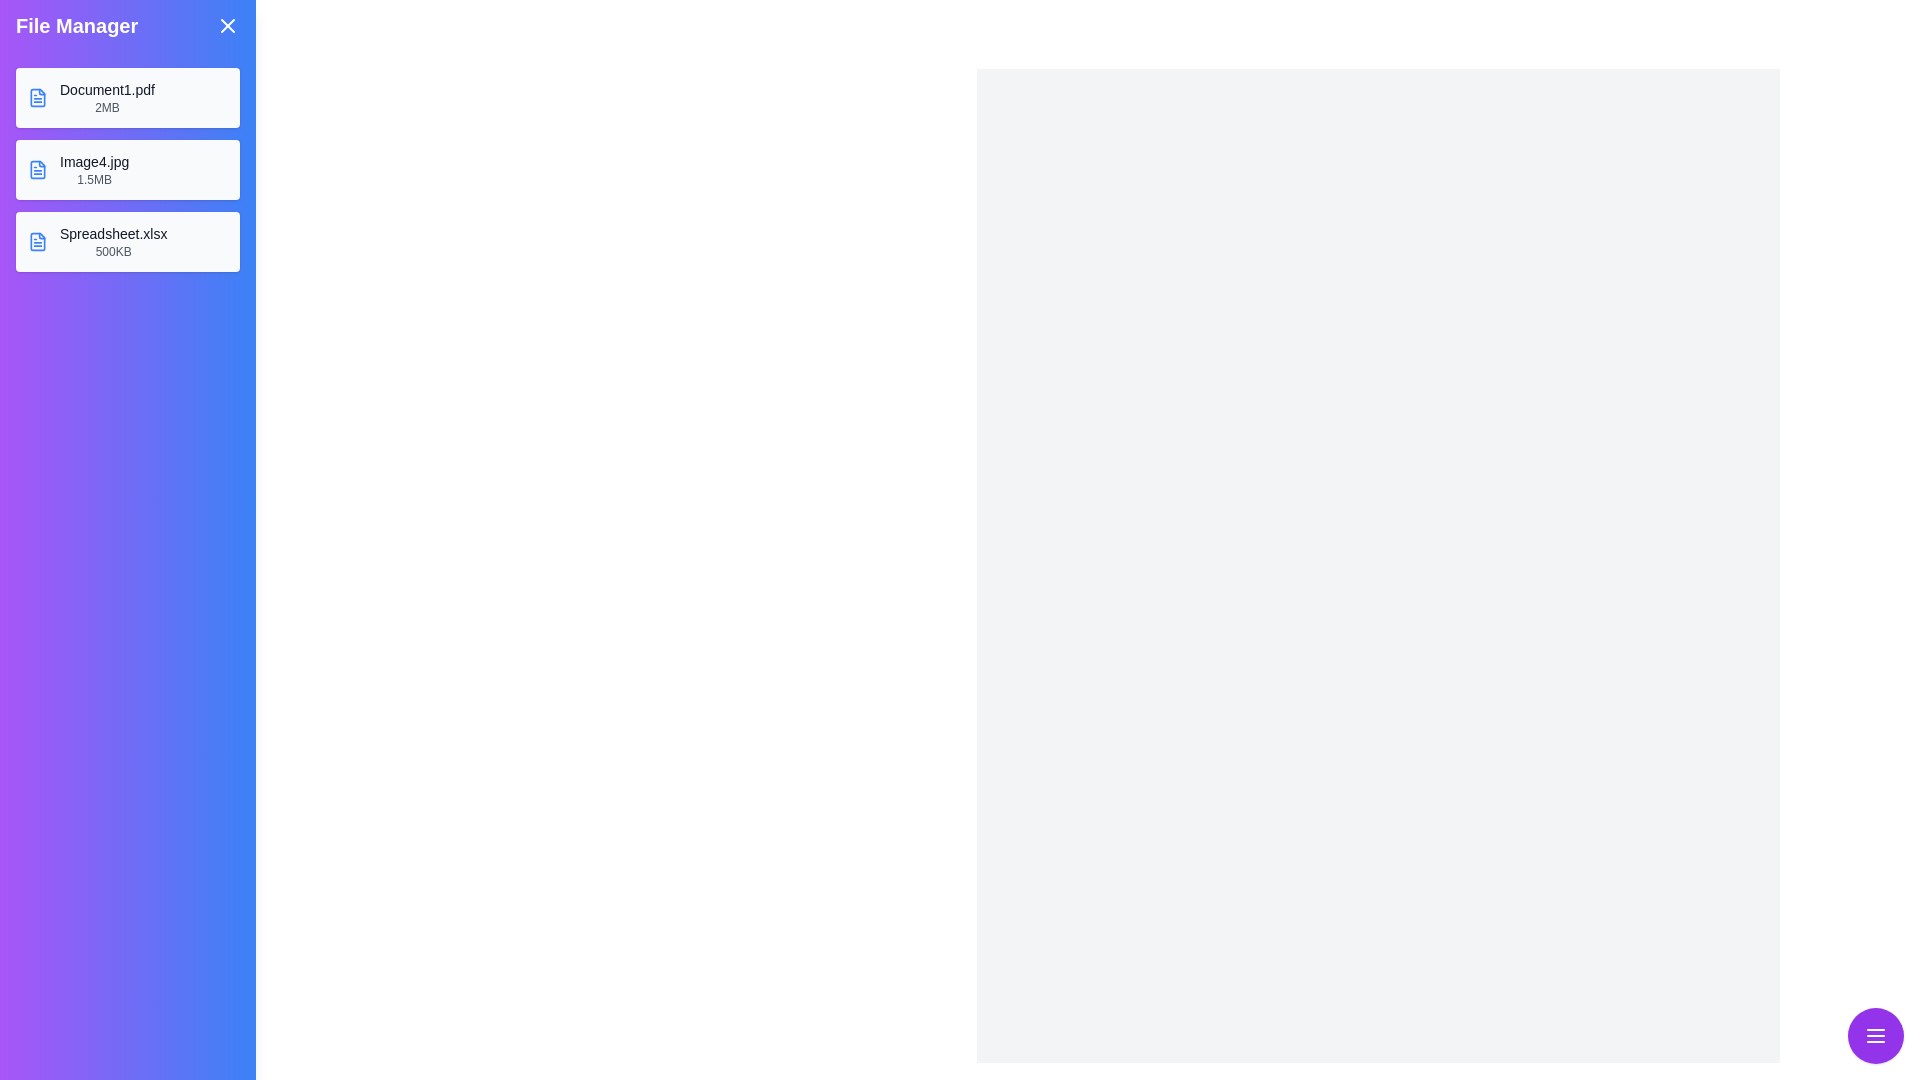  What do you see at coordinates (227, 26) in the screenshot?
I see `the circular close button with a cross symbol located in the top-right corner of the 'File Manager' panel header` at bounding box center [227, 26].